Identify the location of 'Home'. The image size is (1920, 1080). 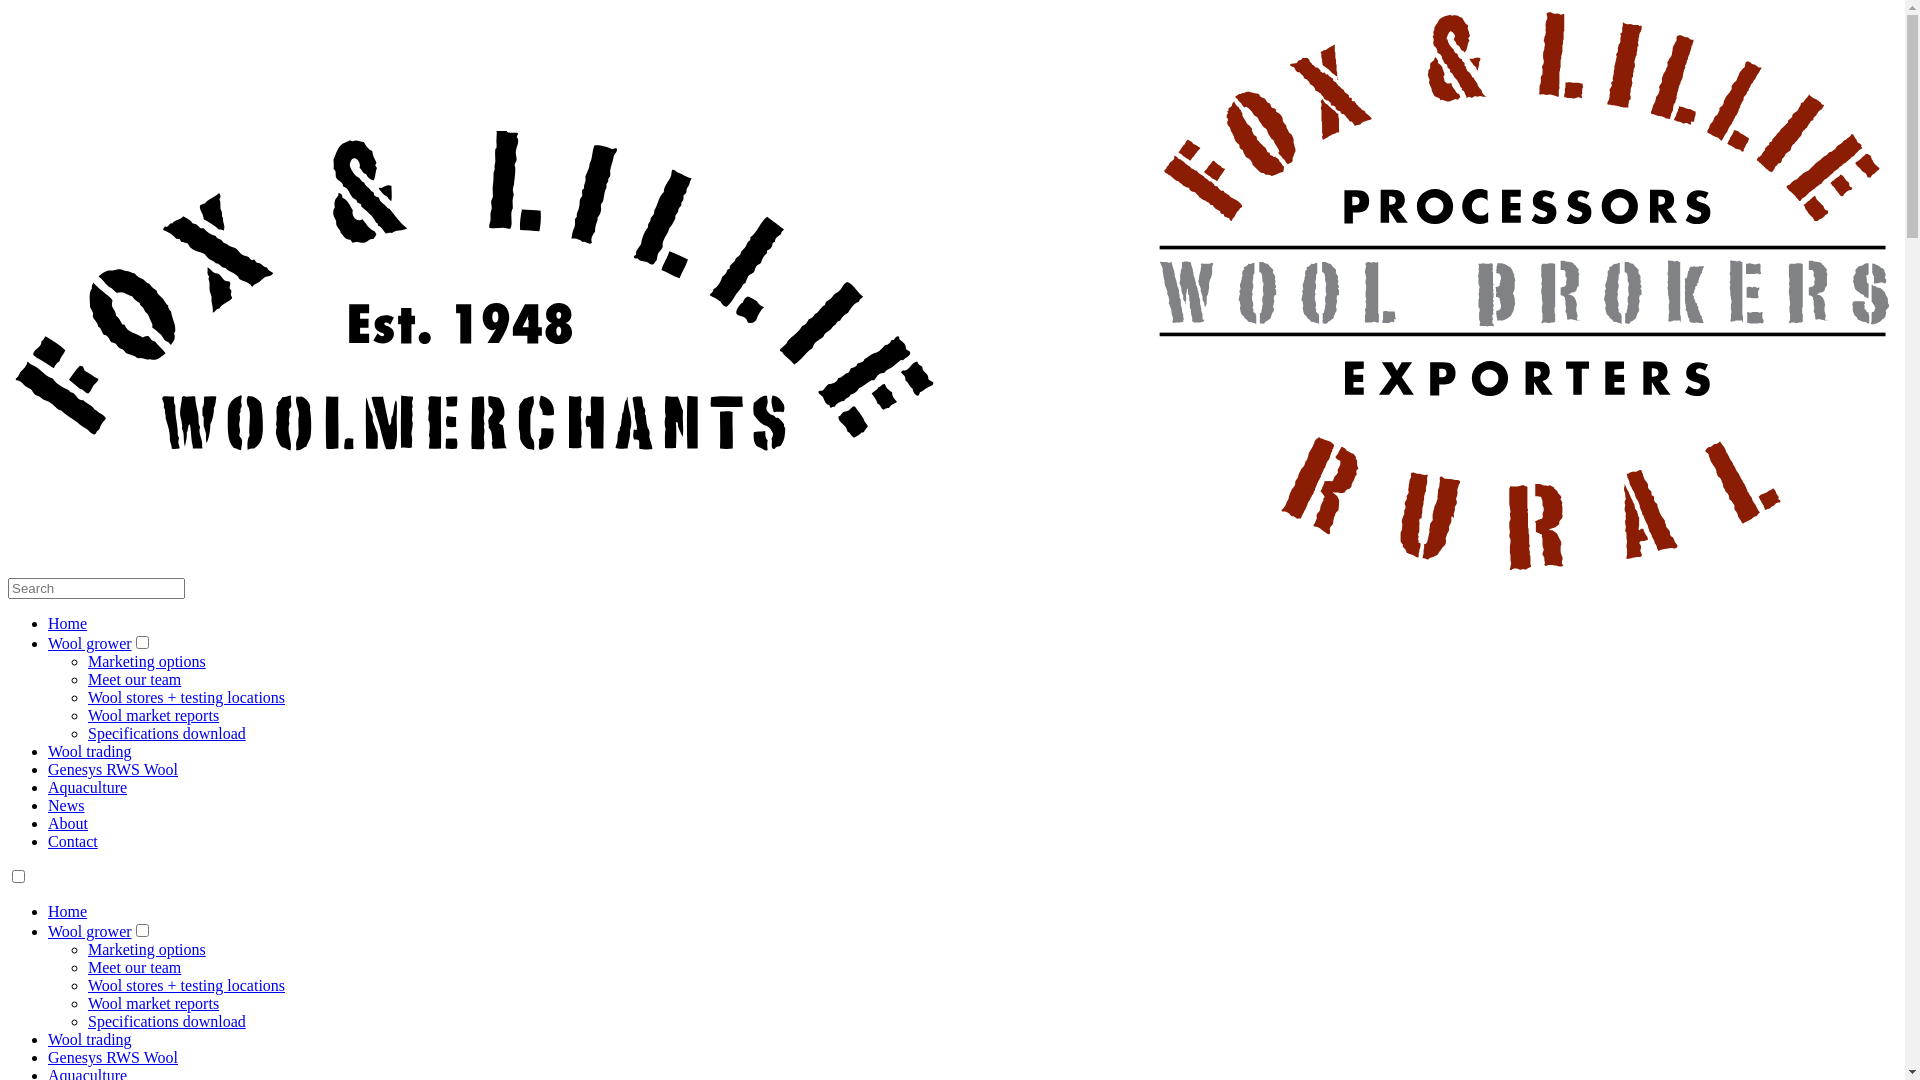
(48, 622).